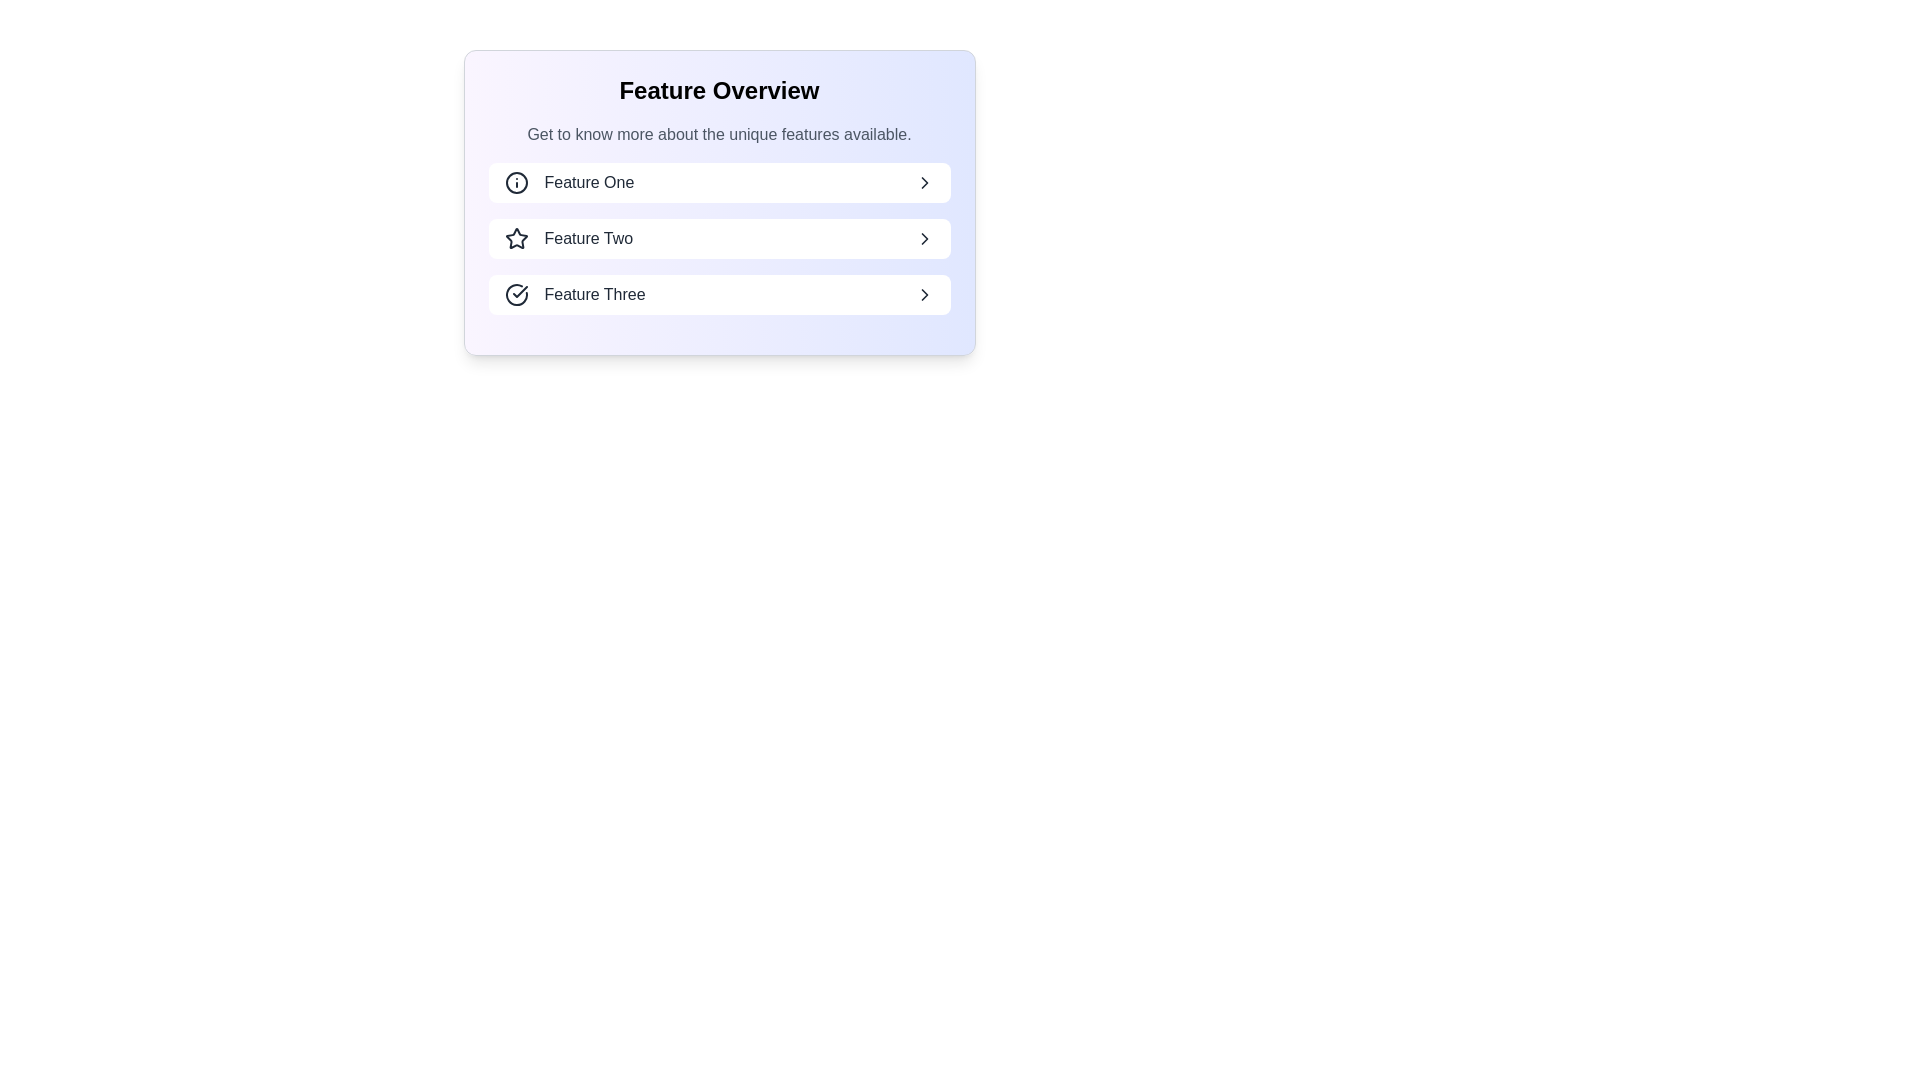 The height and width of the screenshot is (1080, 1920). What do you see at coordinates (719, 135) in the screenshot?
I see `the text element containing the sentence 'Get to know more about the unique features available.' which is styled in gray and located below the 'Feature Overview' heading` at bounding box center [719, 135].